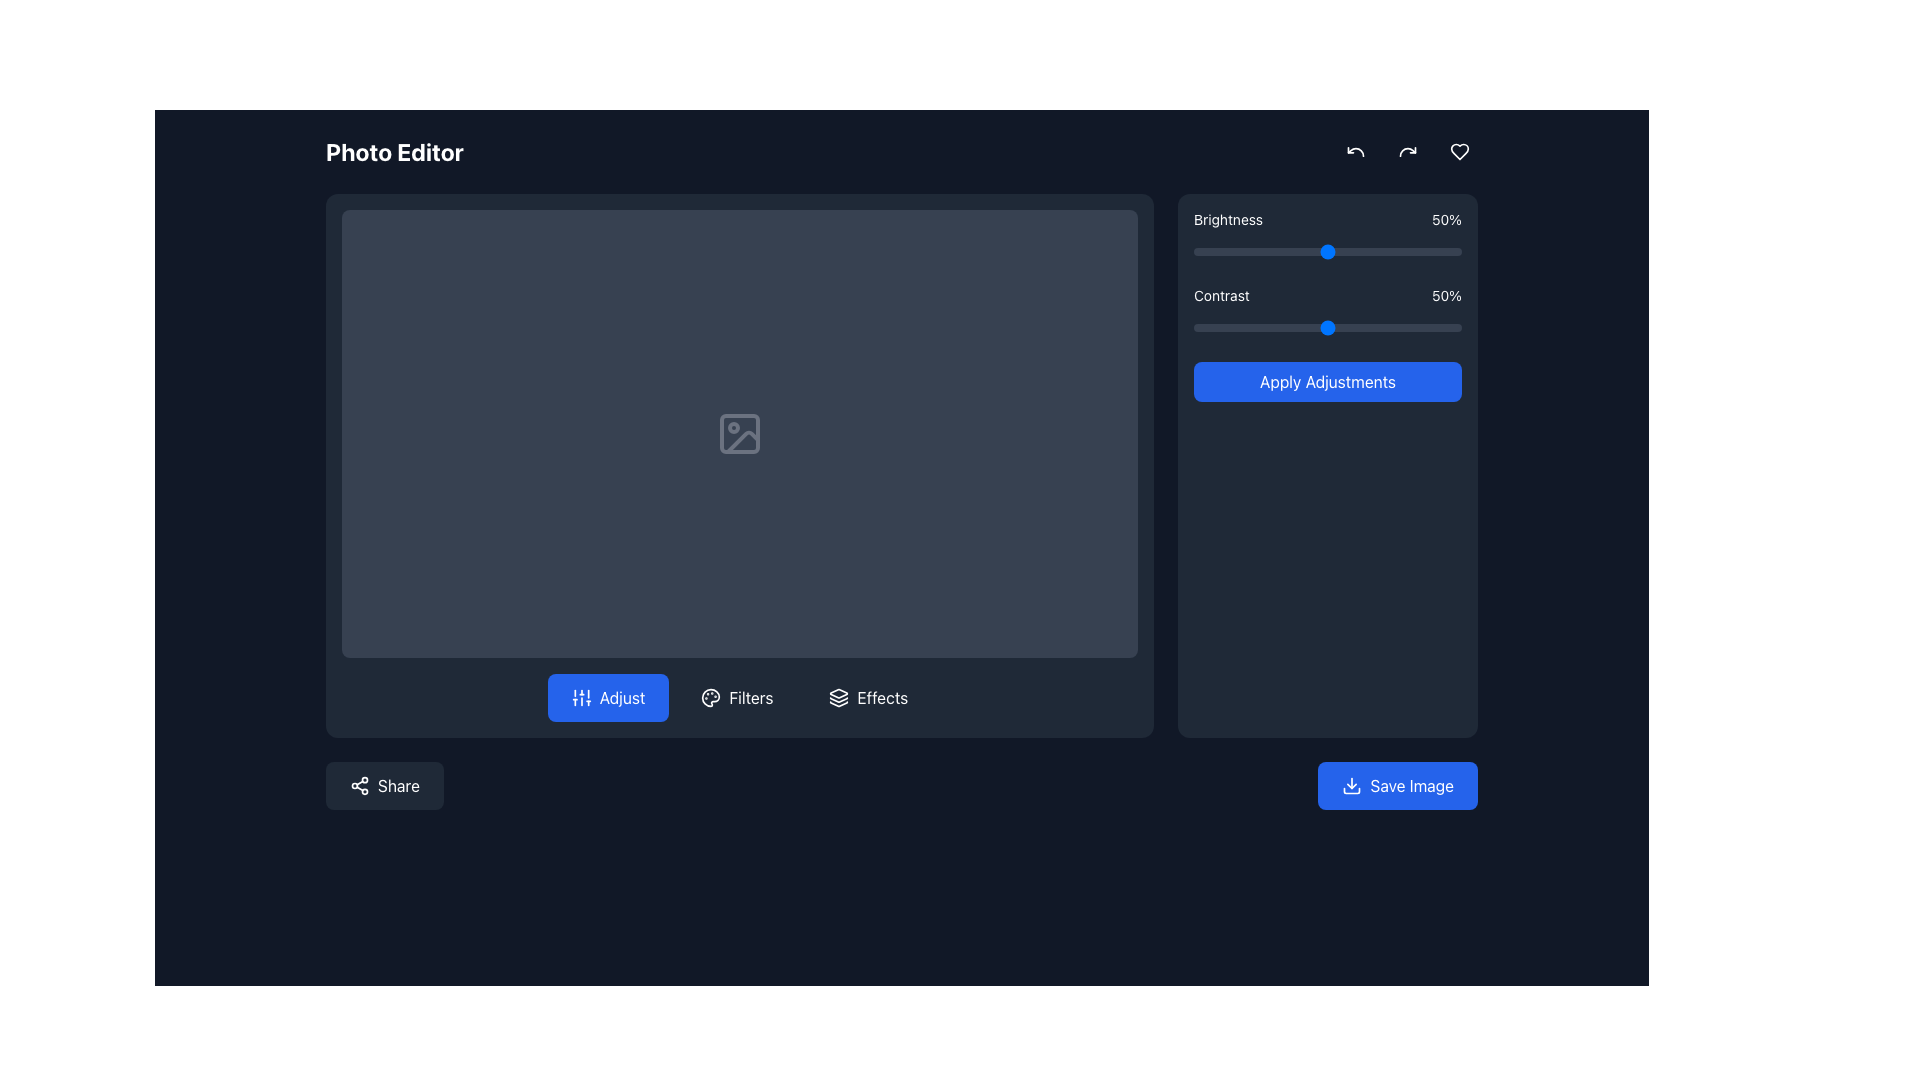 This screenshot has height=1080, width=1920. What do you see at coordinates (1251, 250) in the screenshot?
I see `brightness` at bounding box center [1251, 250].